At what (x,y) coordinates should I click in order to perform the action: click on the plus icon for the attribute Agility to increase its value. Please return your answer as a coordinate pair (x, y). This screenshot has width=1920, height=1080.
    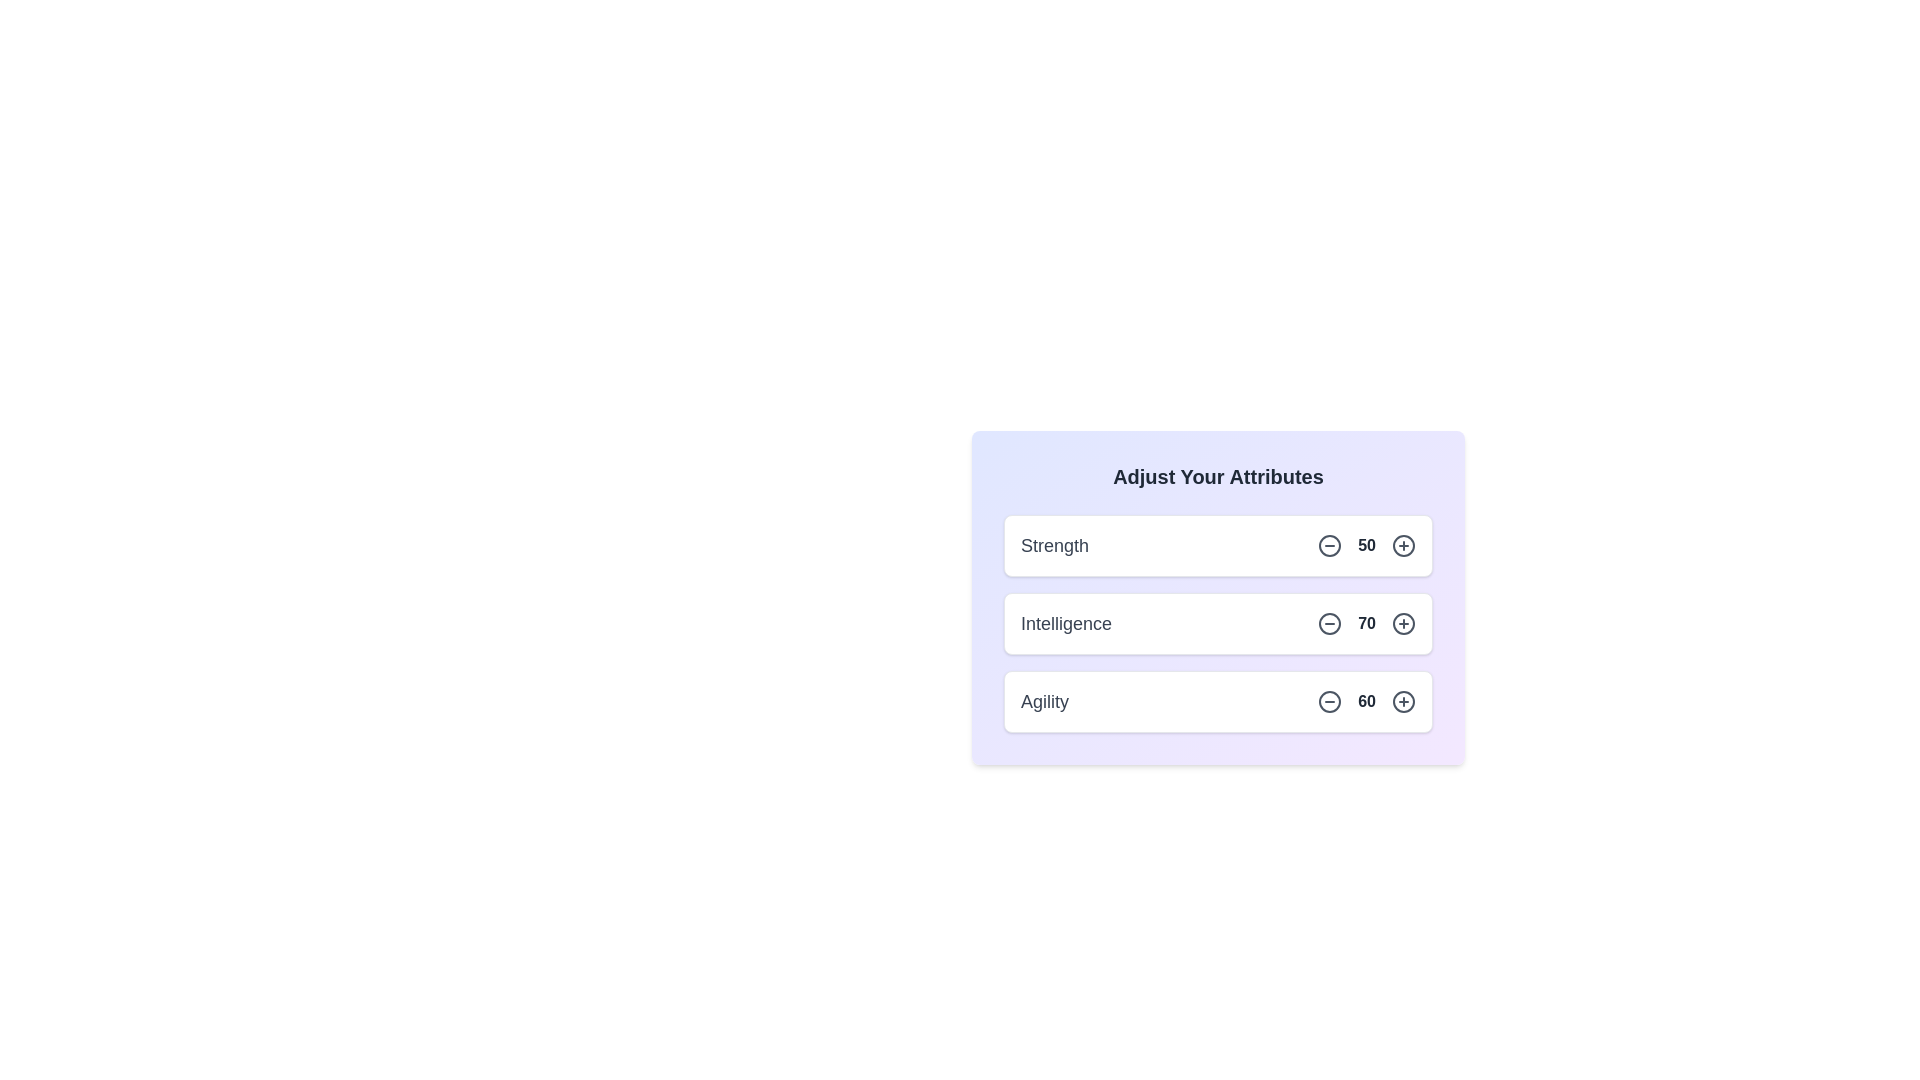
    Looking at the image, I should click on (1402, 701).